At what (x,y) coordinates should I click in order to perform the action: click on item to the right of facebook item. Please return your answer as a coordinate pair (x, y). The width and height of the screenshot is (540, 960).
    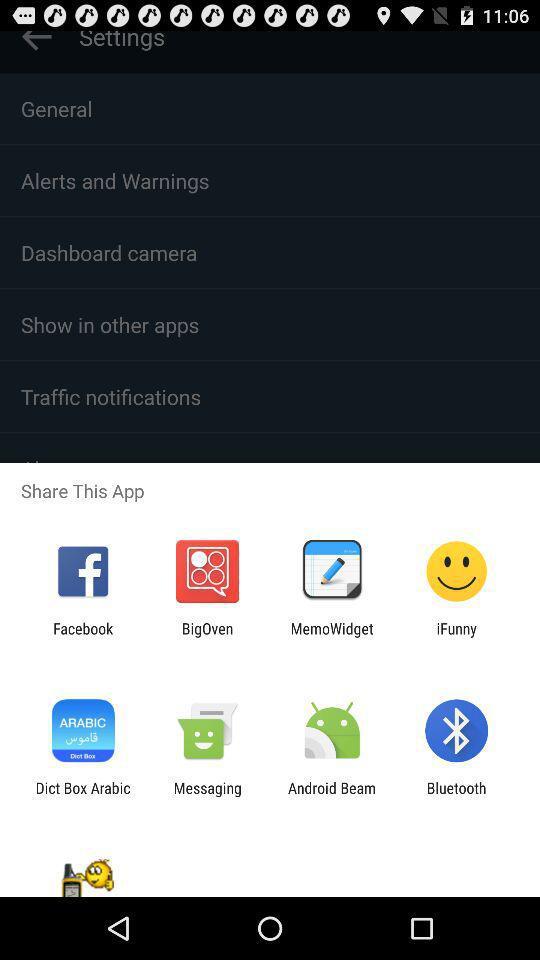
    Looking at the image, I should click on (206, 636).